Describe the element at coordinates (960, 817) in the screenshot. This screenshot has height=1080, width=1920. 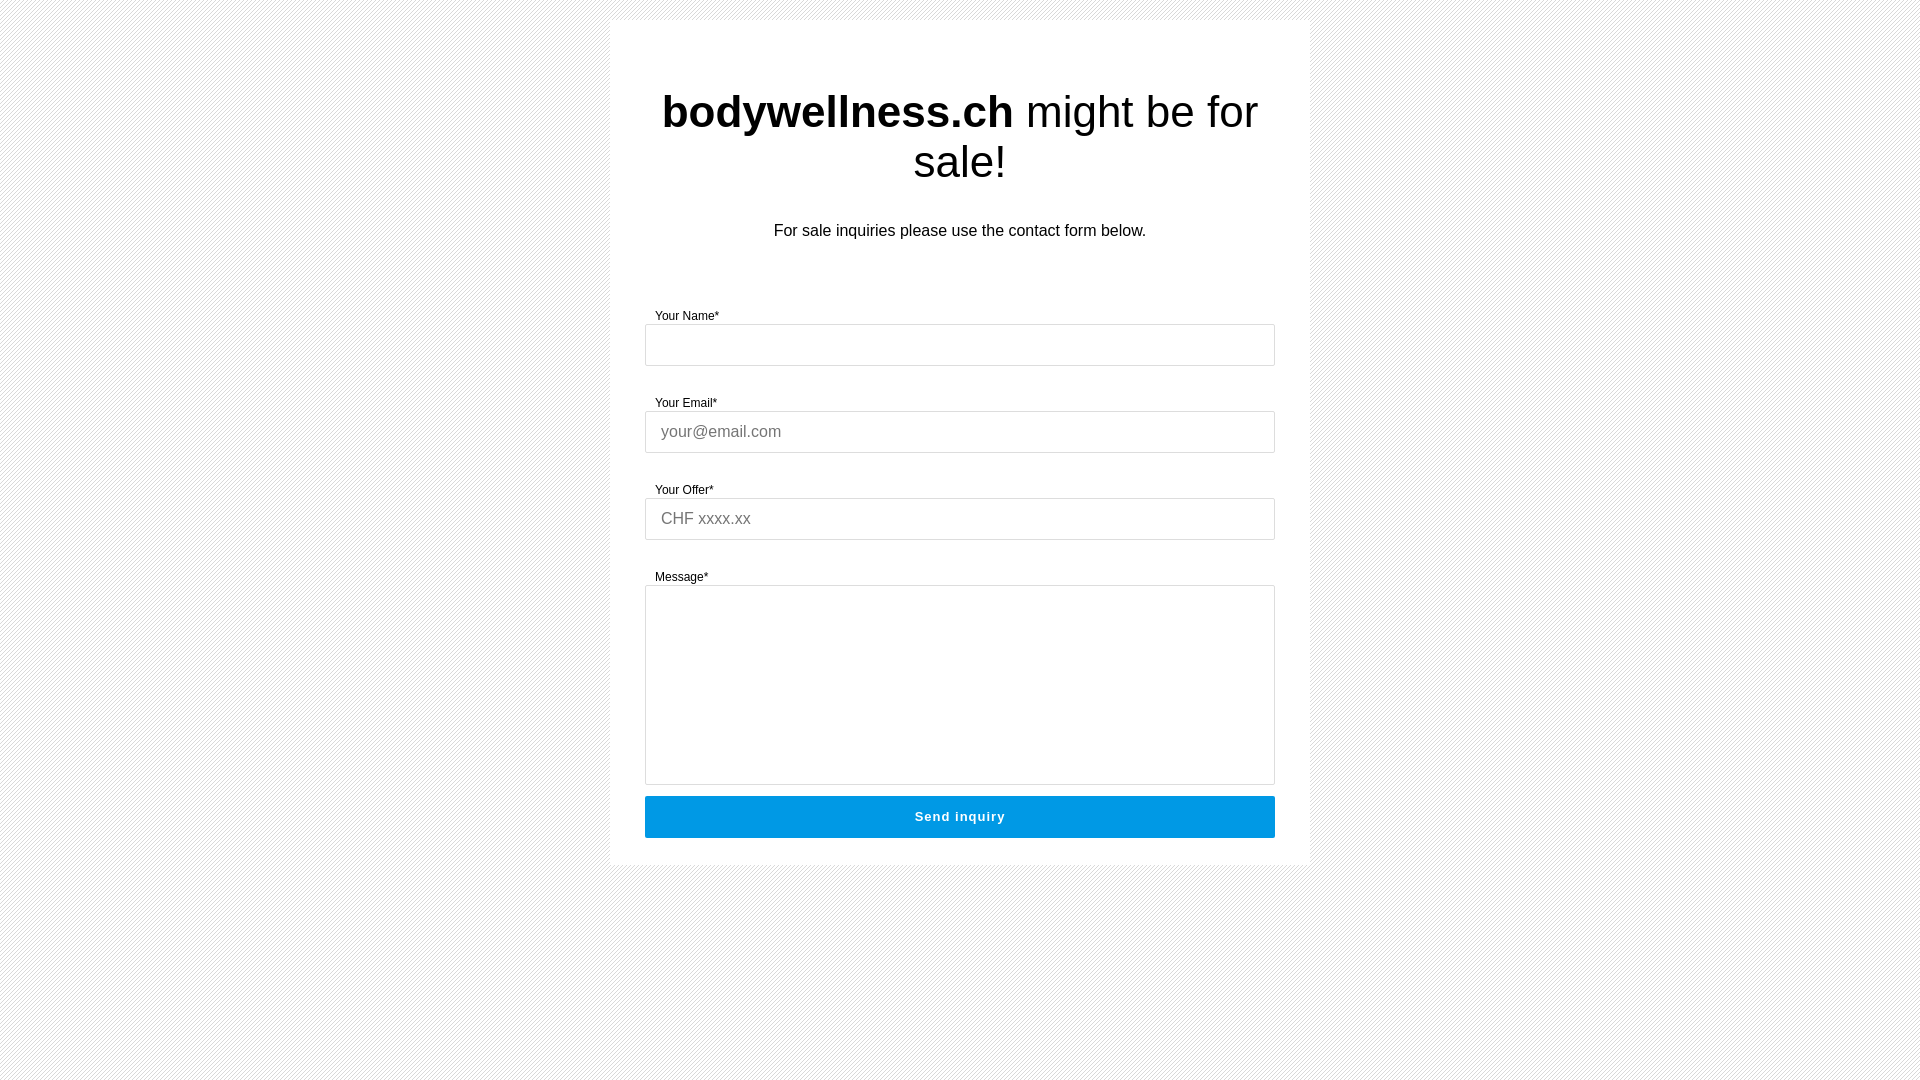
I see `'Send inquiry'` at that location.